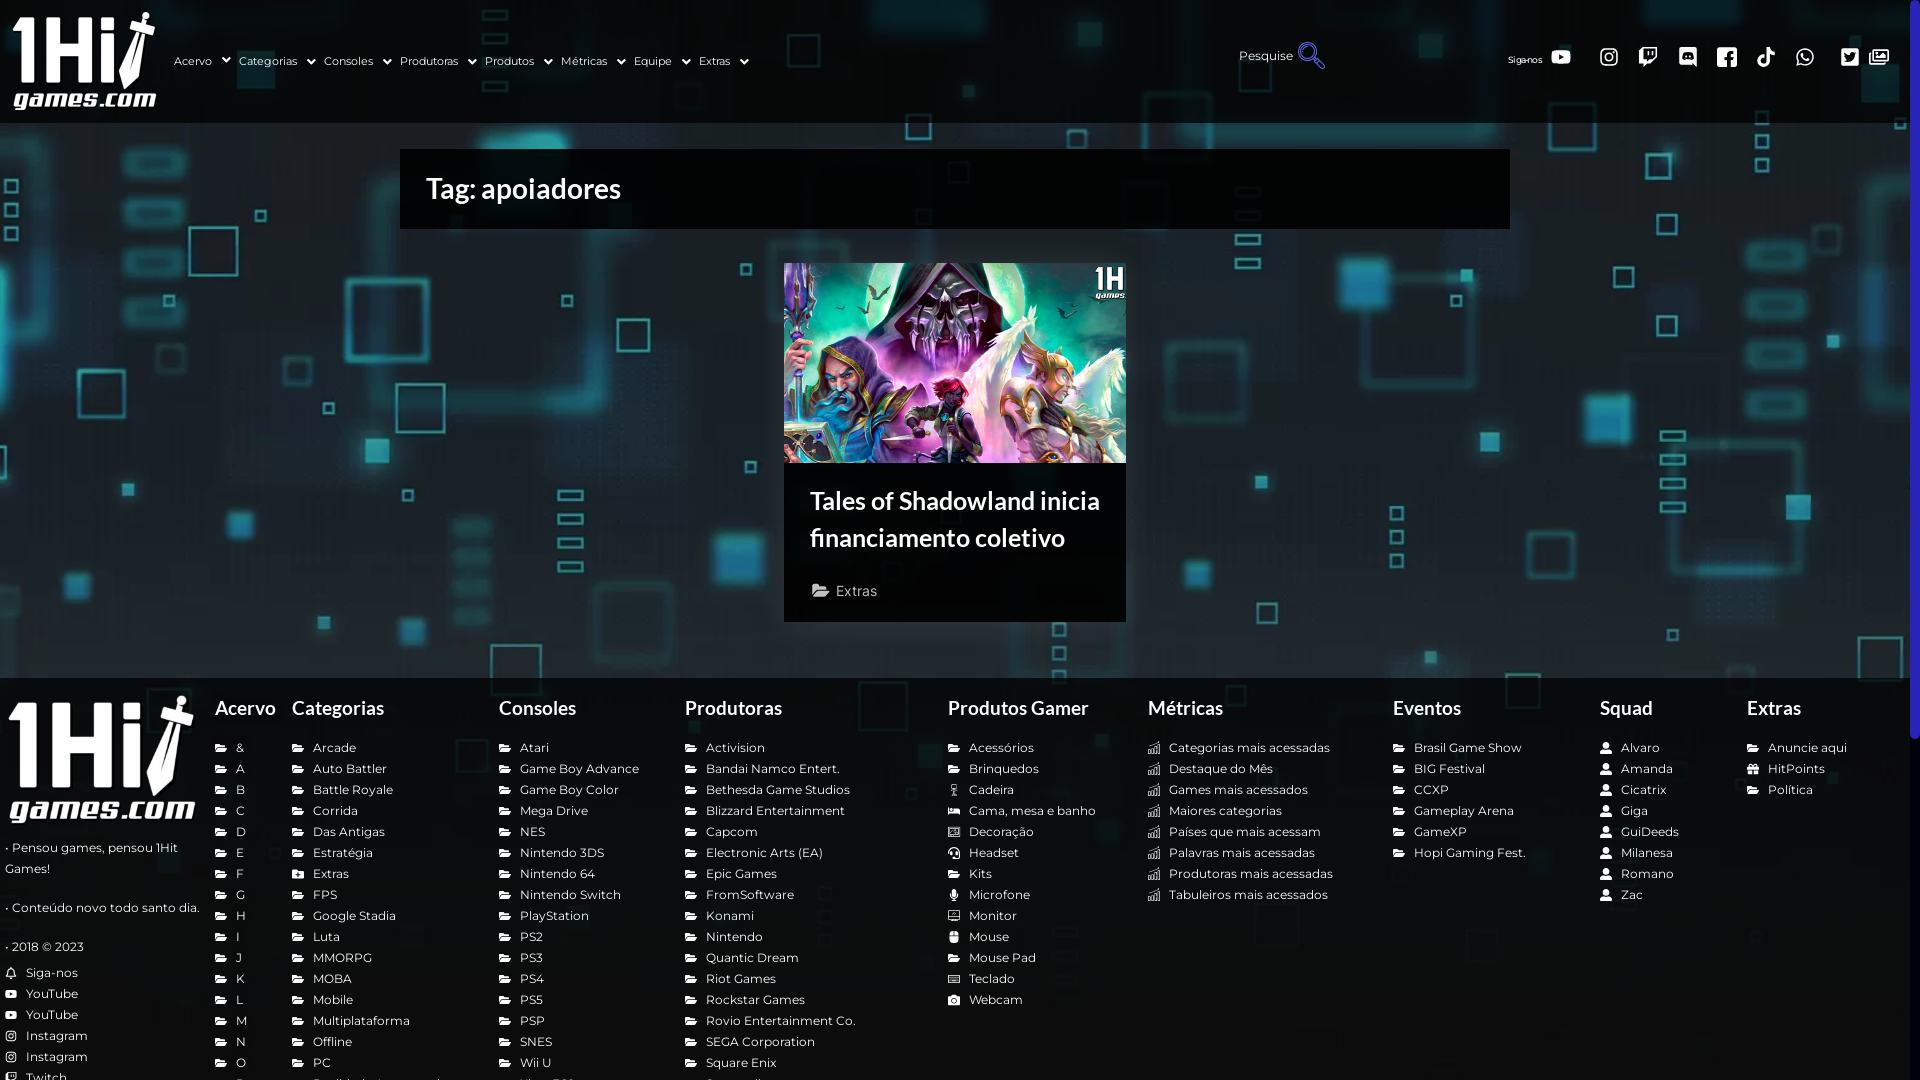 The height and width of the screenshot is (1080, 1920). Describe the element at coordinates (242, 1061) in the screenshot. I see `'O'` at that location.